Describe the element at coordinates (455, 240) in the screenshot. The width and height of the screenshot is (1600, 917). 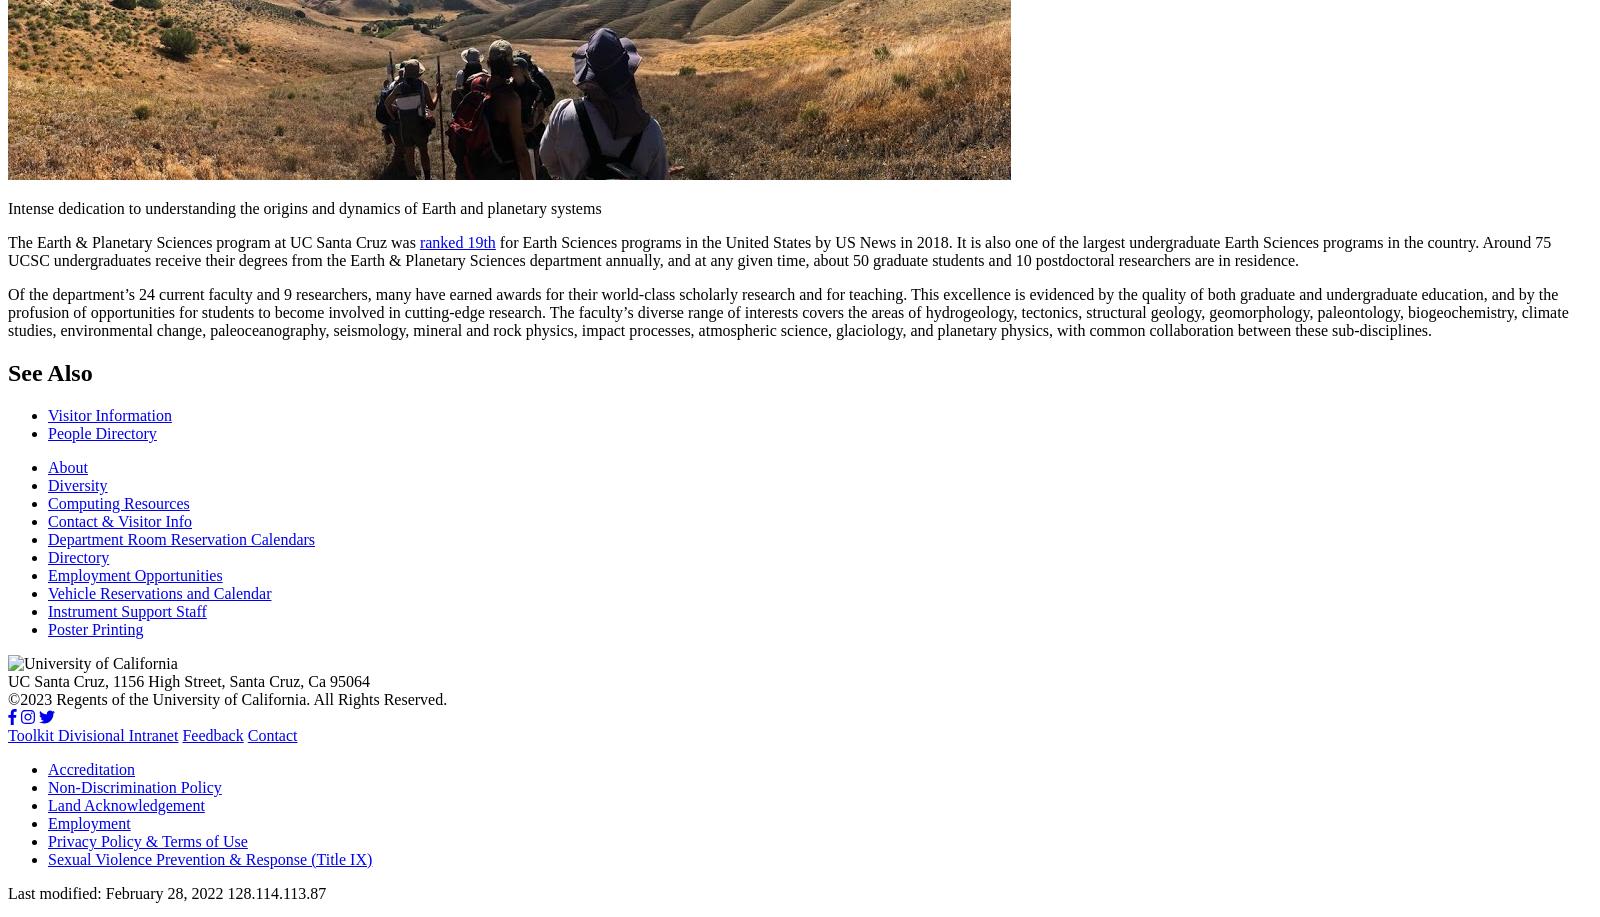
I see `'ranked 19th'` at that location.